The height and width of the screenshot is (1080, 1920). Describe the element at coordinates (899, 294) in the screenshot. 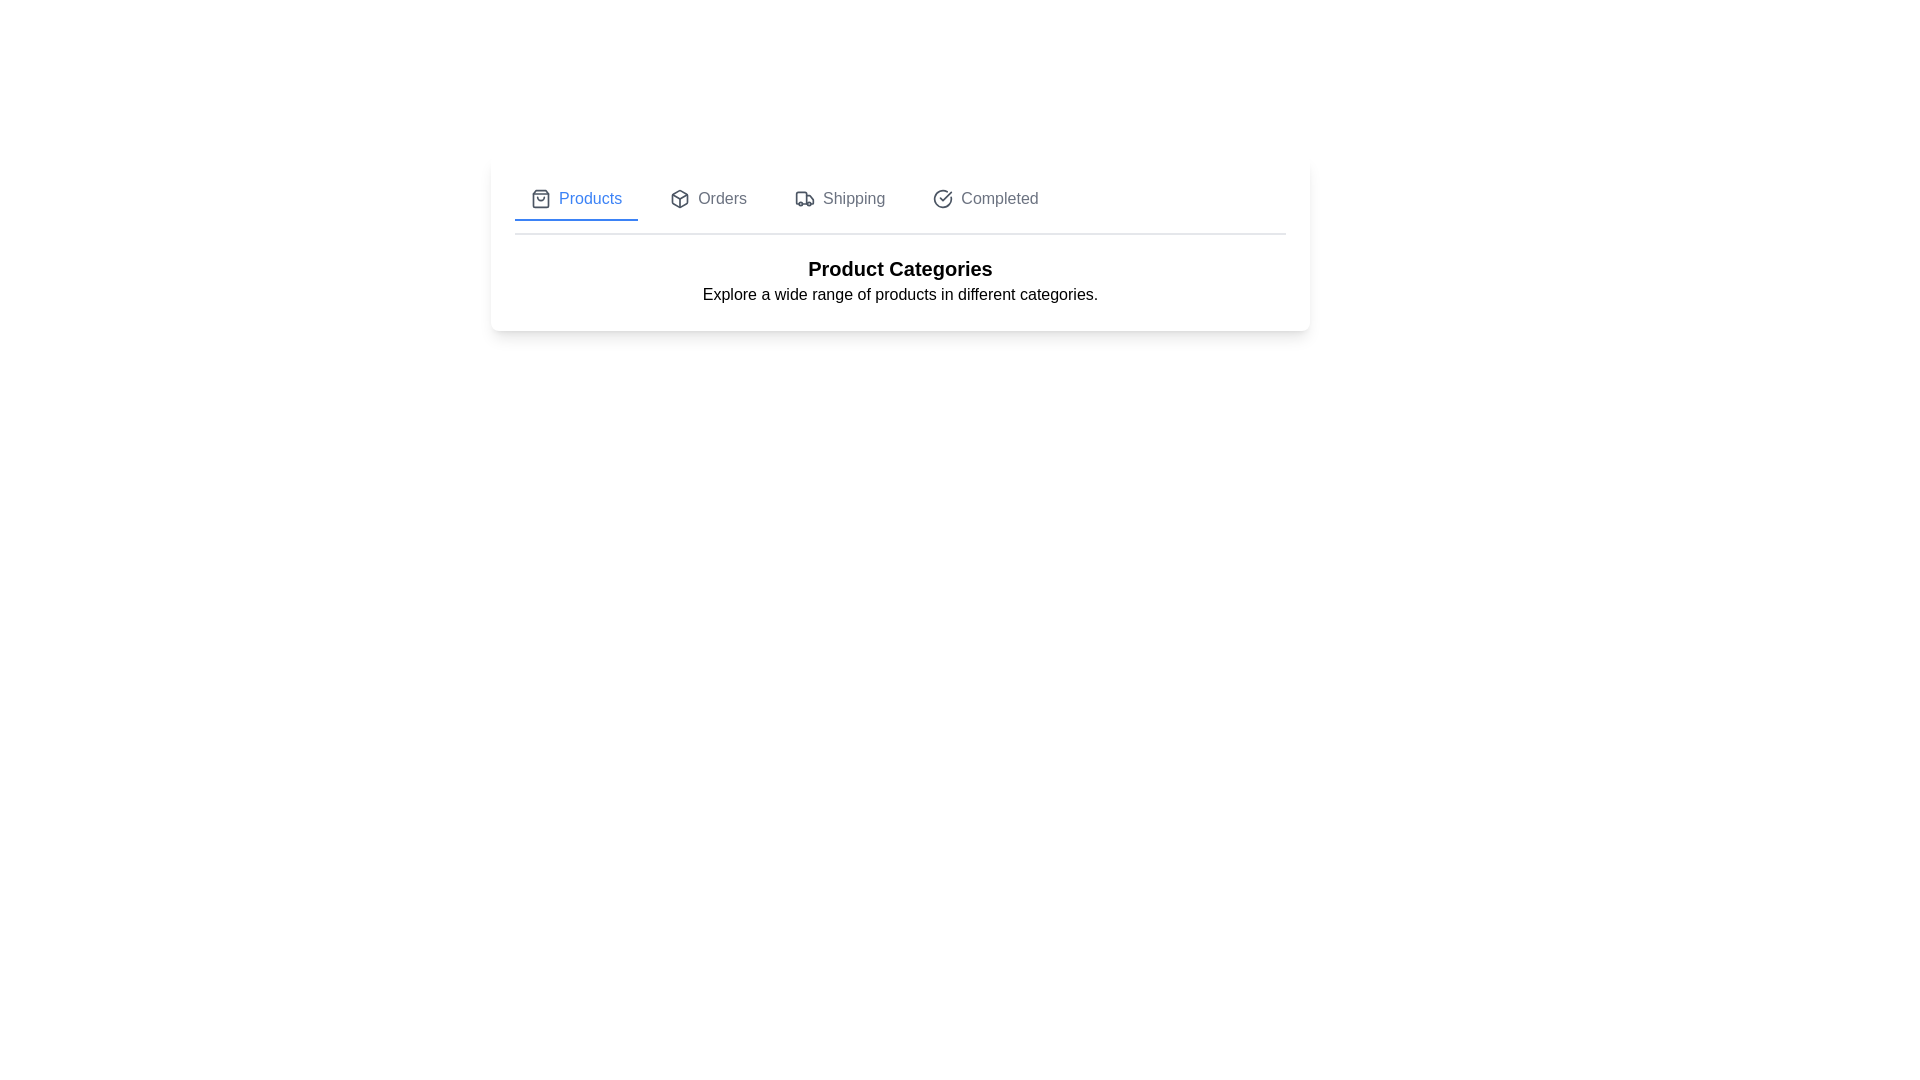

I see `the text segment displaying the message 'Explore a wide range of products in different categories.' which is located directly below the bolded heading 'Product Categories.'` at that location.